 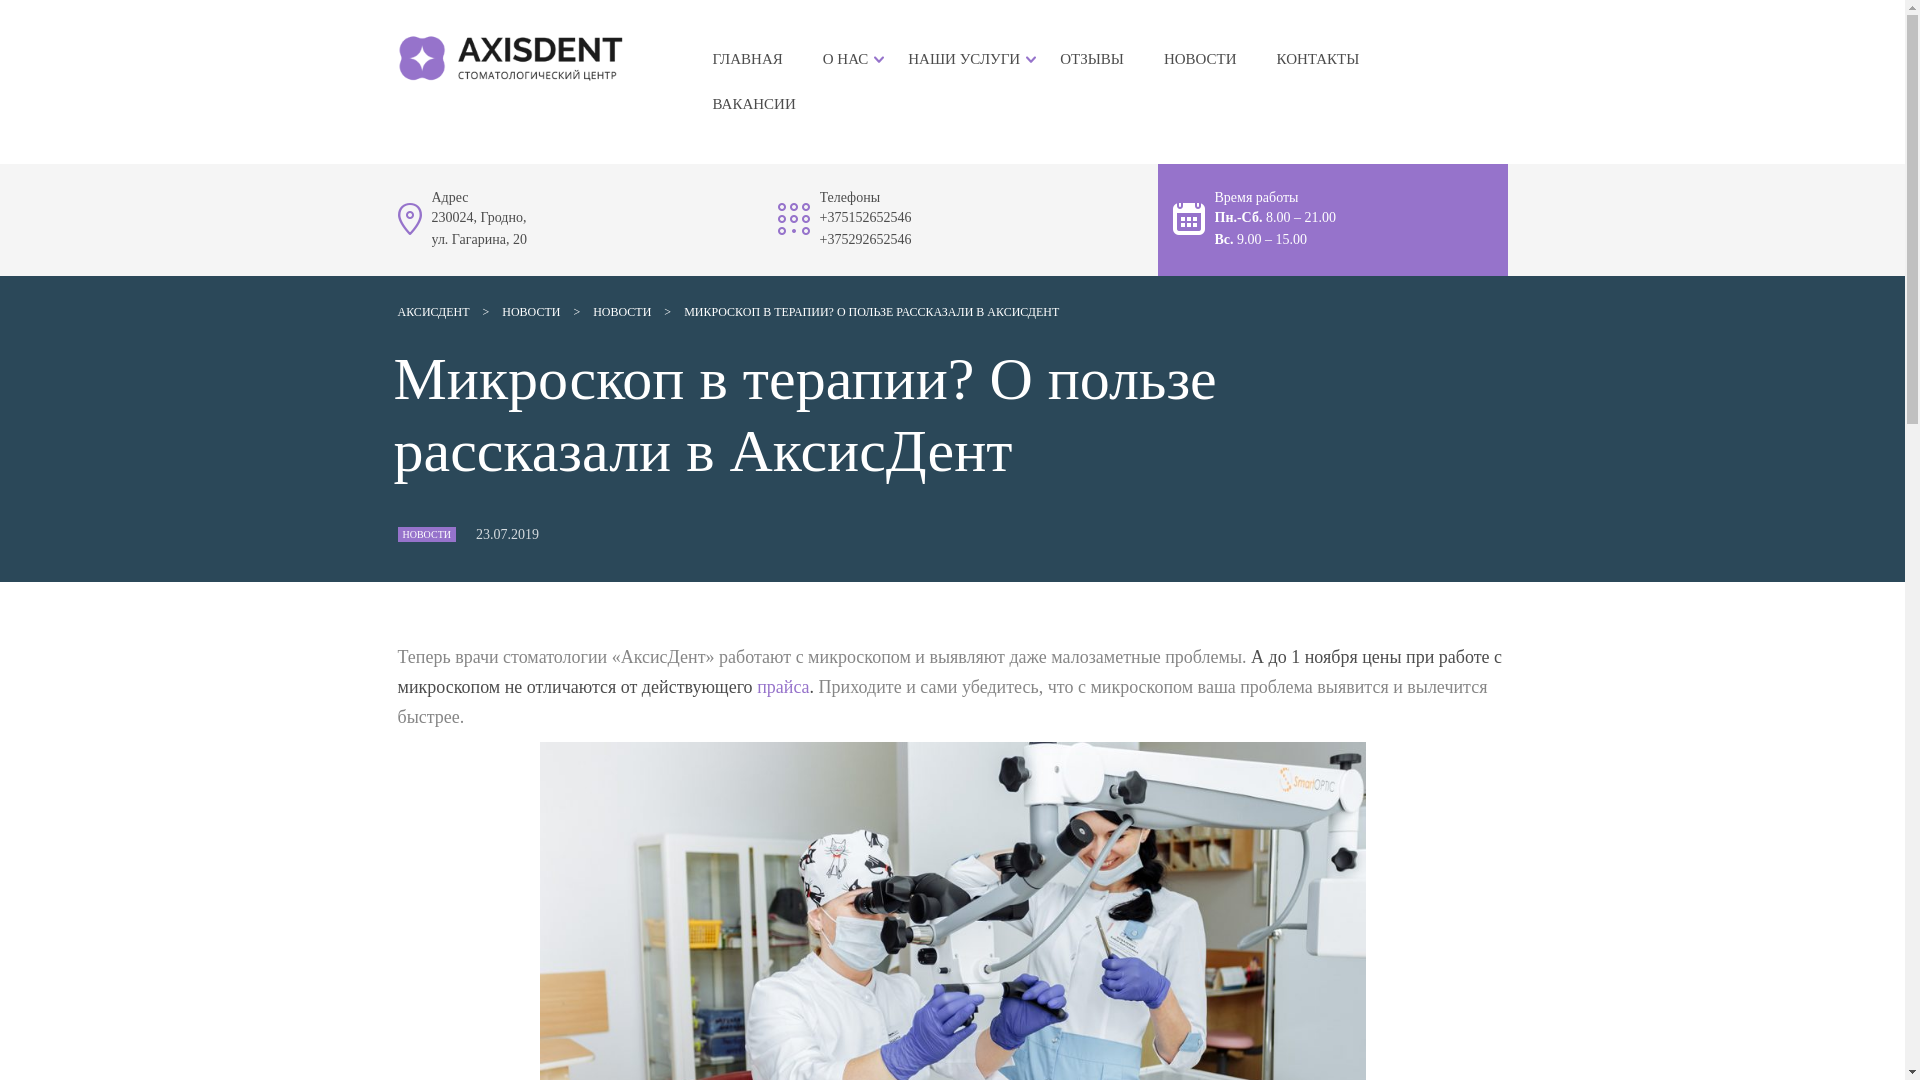 What do you see at coordinates (865, 238) in the screenshot?
I see `'+375292652546'` at bounding box center [865, 238].